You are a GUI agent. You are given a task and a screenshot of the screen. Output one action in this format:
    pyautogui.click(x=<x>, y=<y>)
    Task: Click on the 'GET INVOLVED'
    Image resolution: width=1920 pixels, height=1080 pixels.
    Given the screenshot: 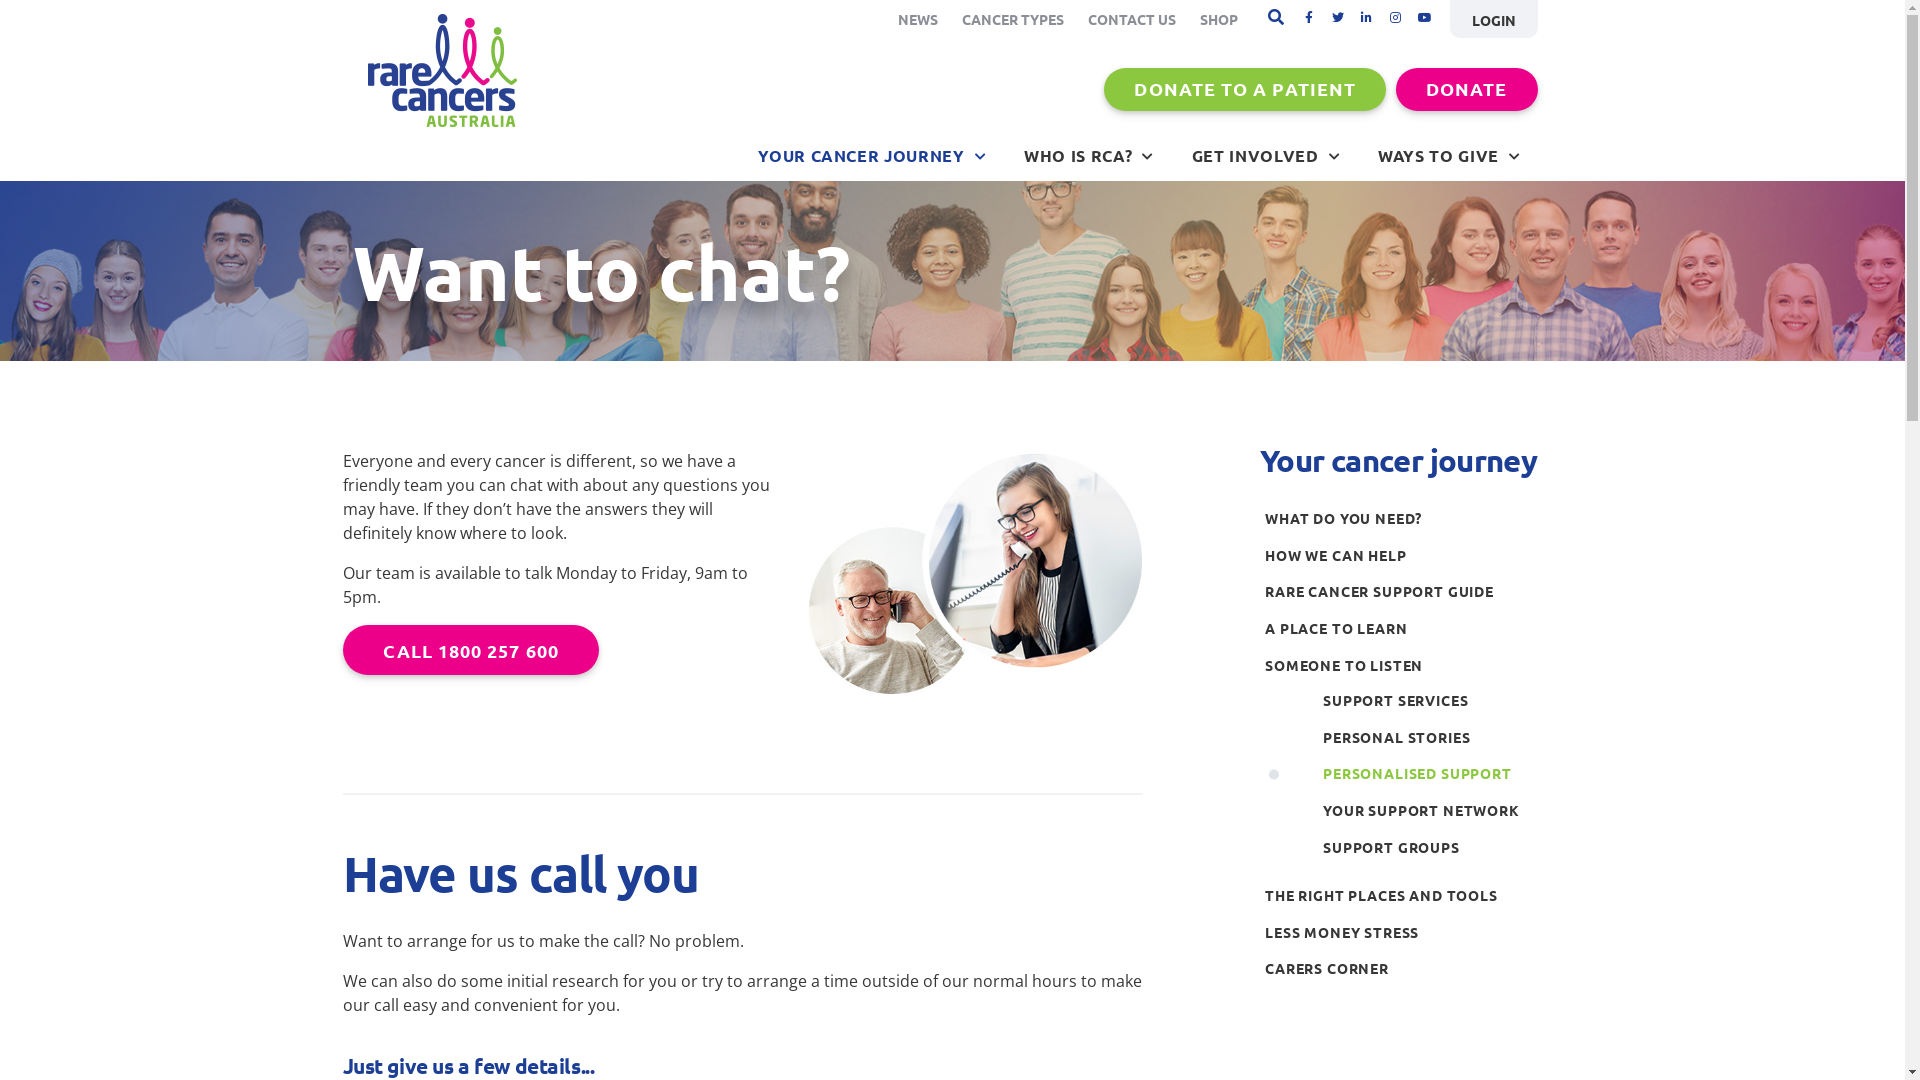 What is the action you would take?
    pyautogui.click(x=1265, y=154)
    